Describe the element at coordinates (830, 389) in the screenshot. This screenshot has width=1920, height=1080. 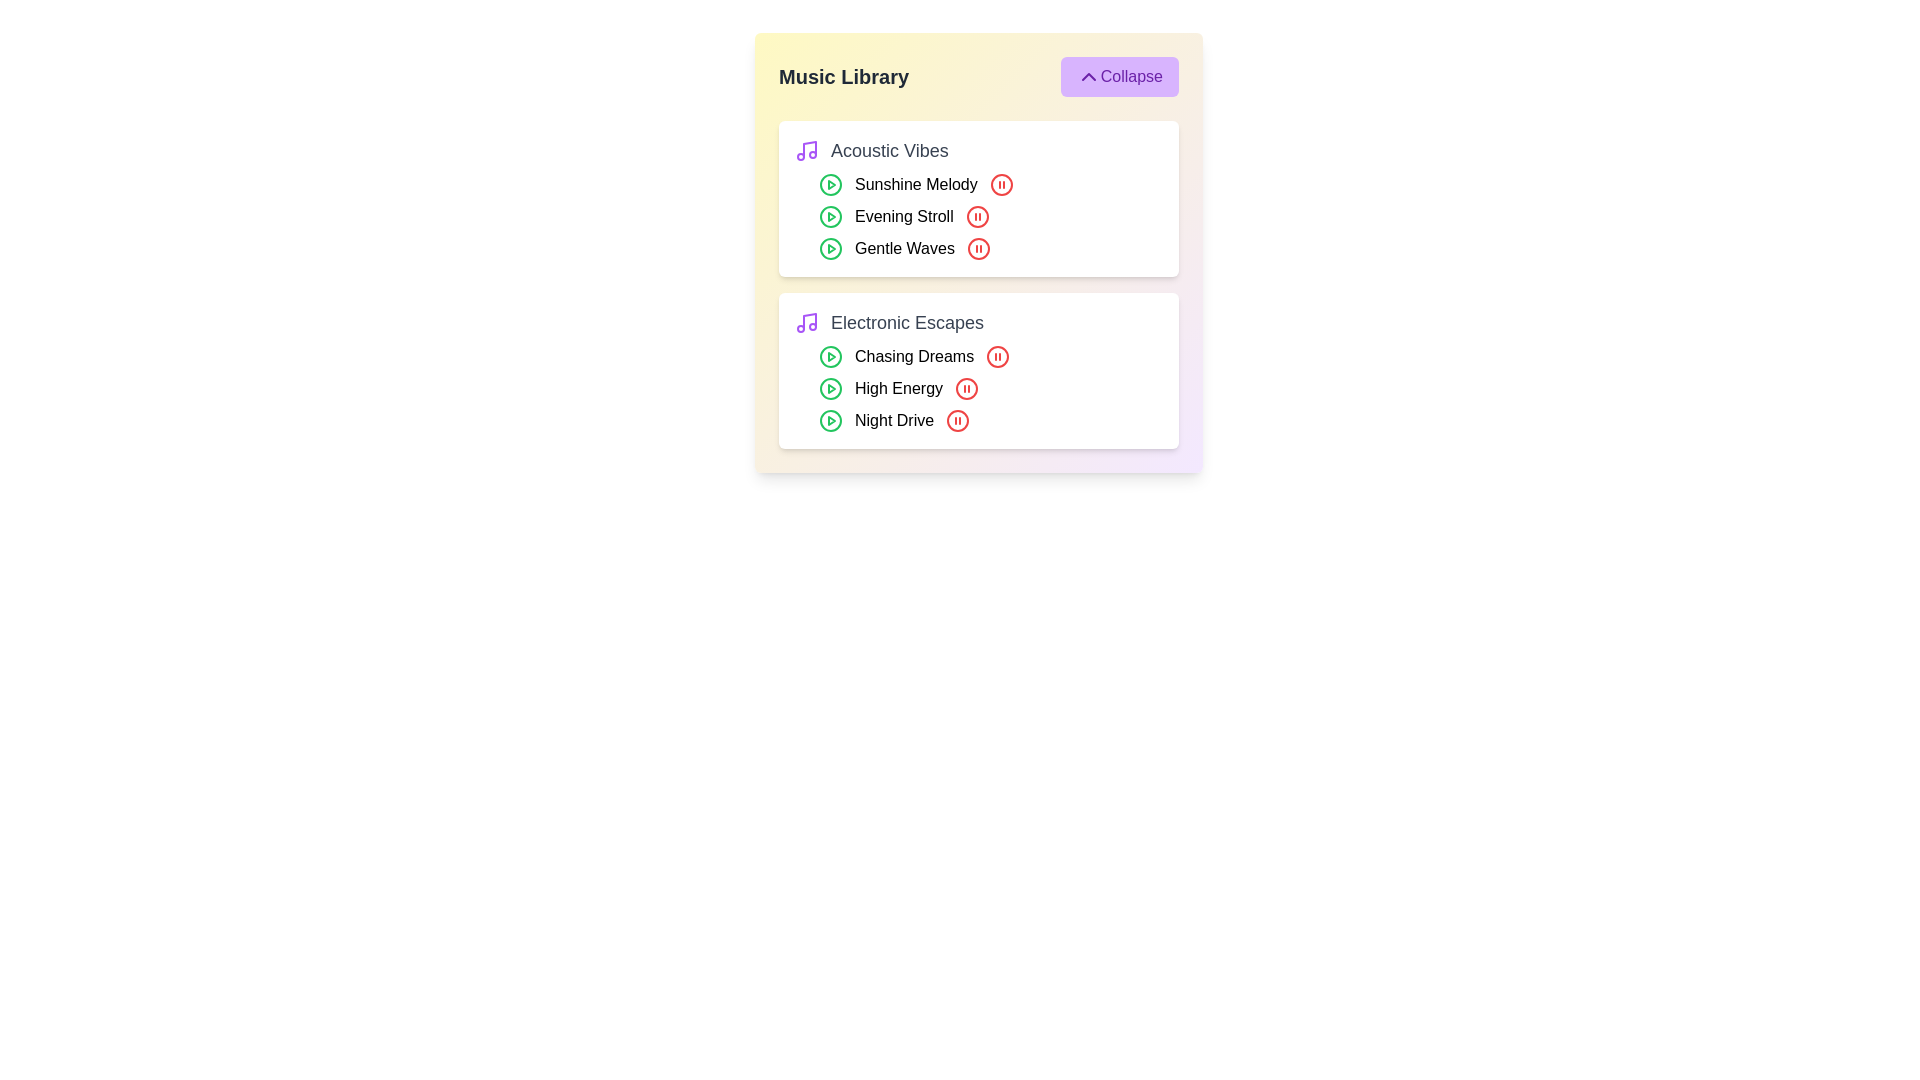
I see `the play button for the track High Energy` at that location.